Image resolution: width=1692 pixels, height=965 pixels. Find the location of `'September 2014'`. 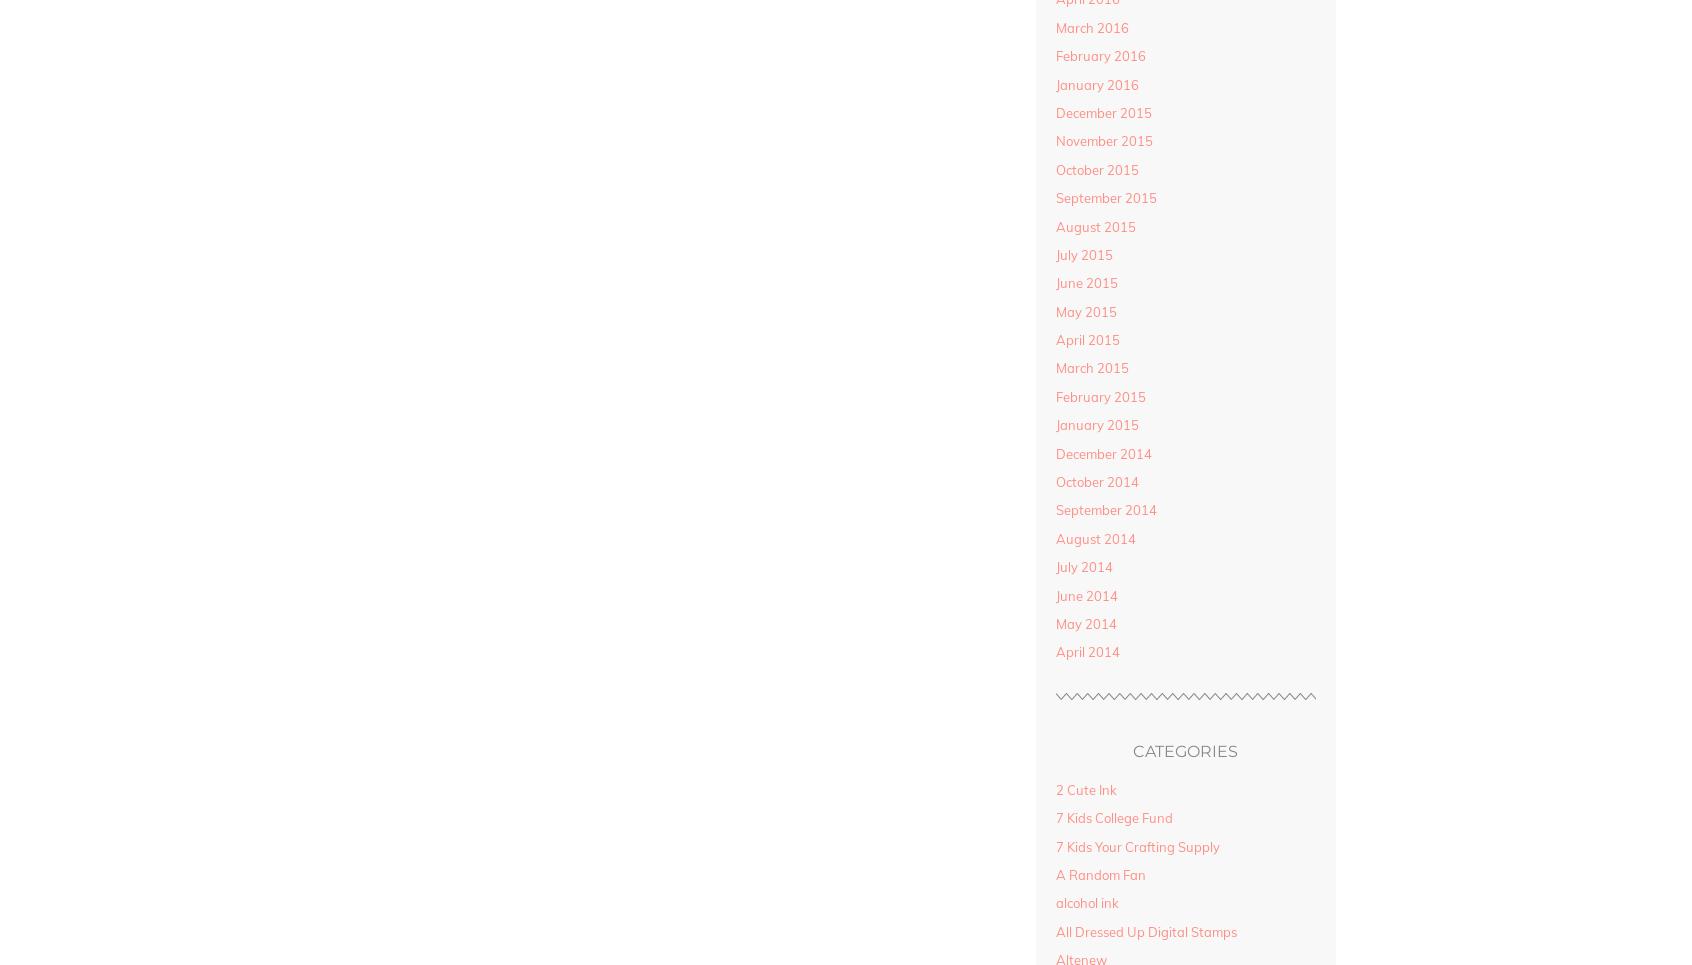

'September 2014' is located at coordinates (1053, 510).